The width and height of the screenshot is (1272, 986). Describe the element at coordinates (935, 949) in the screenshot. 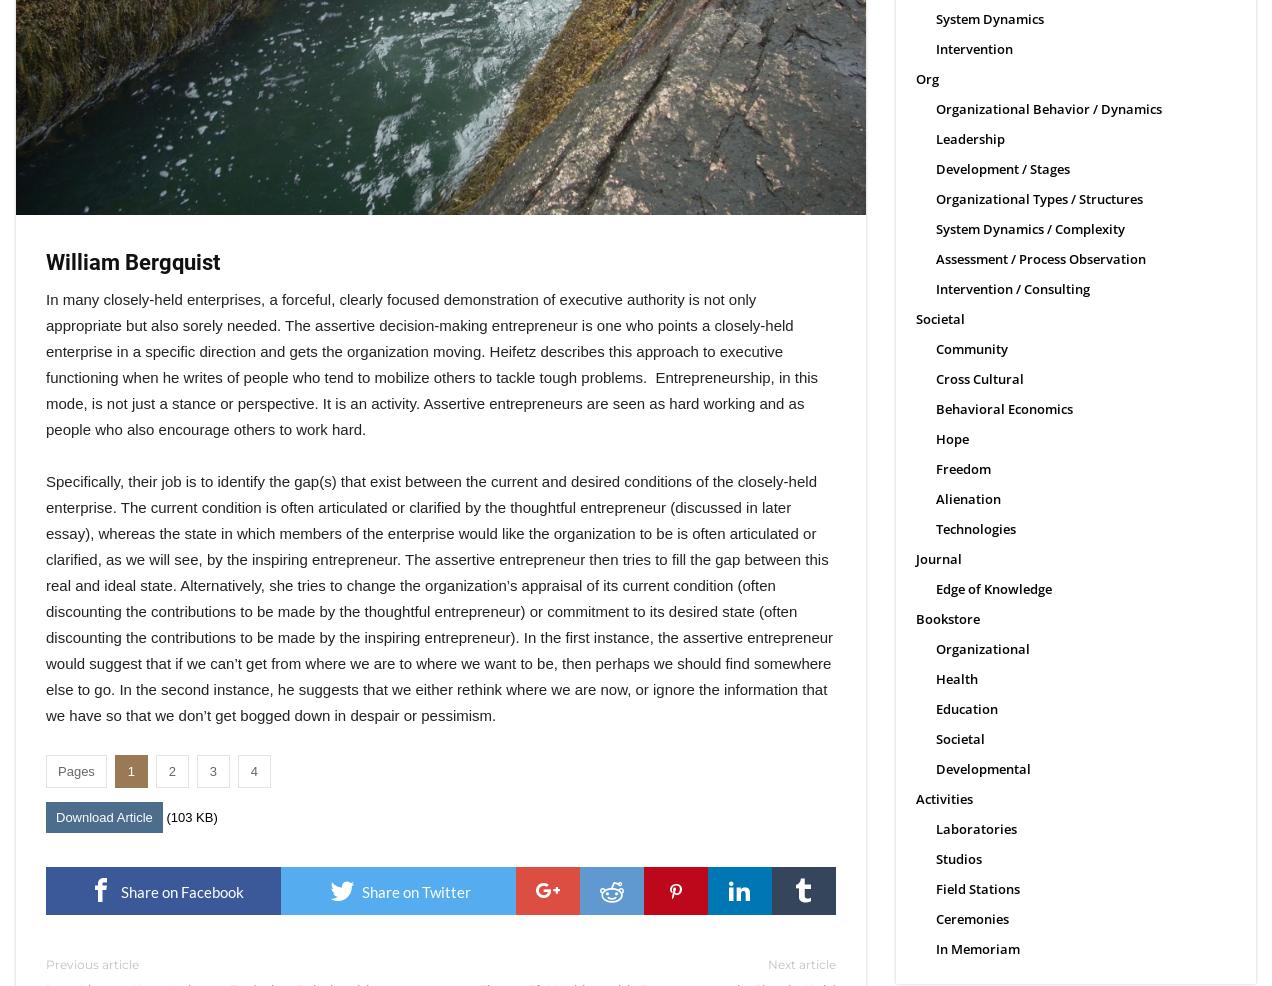

I see `'In Memoriam'` at that location.